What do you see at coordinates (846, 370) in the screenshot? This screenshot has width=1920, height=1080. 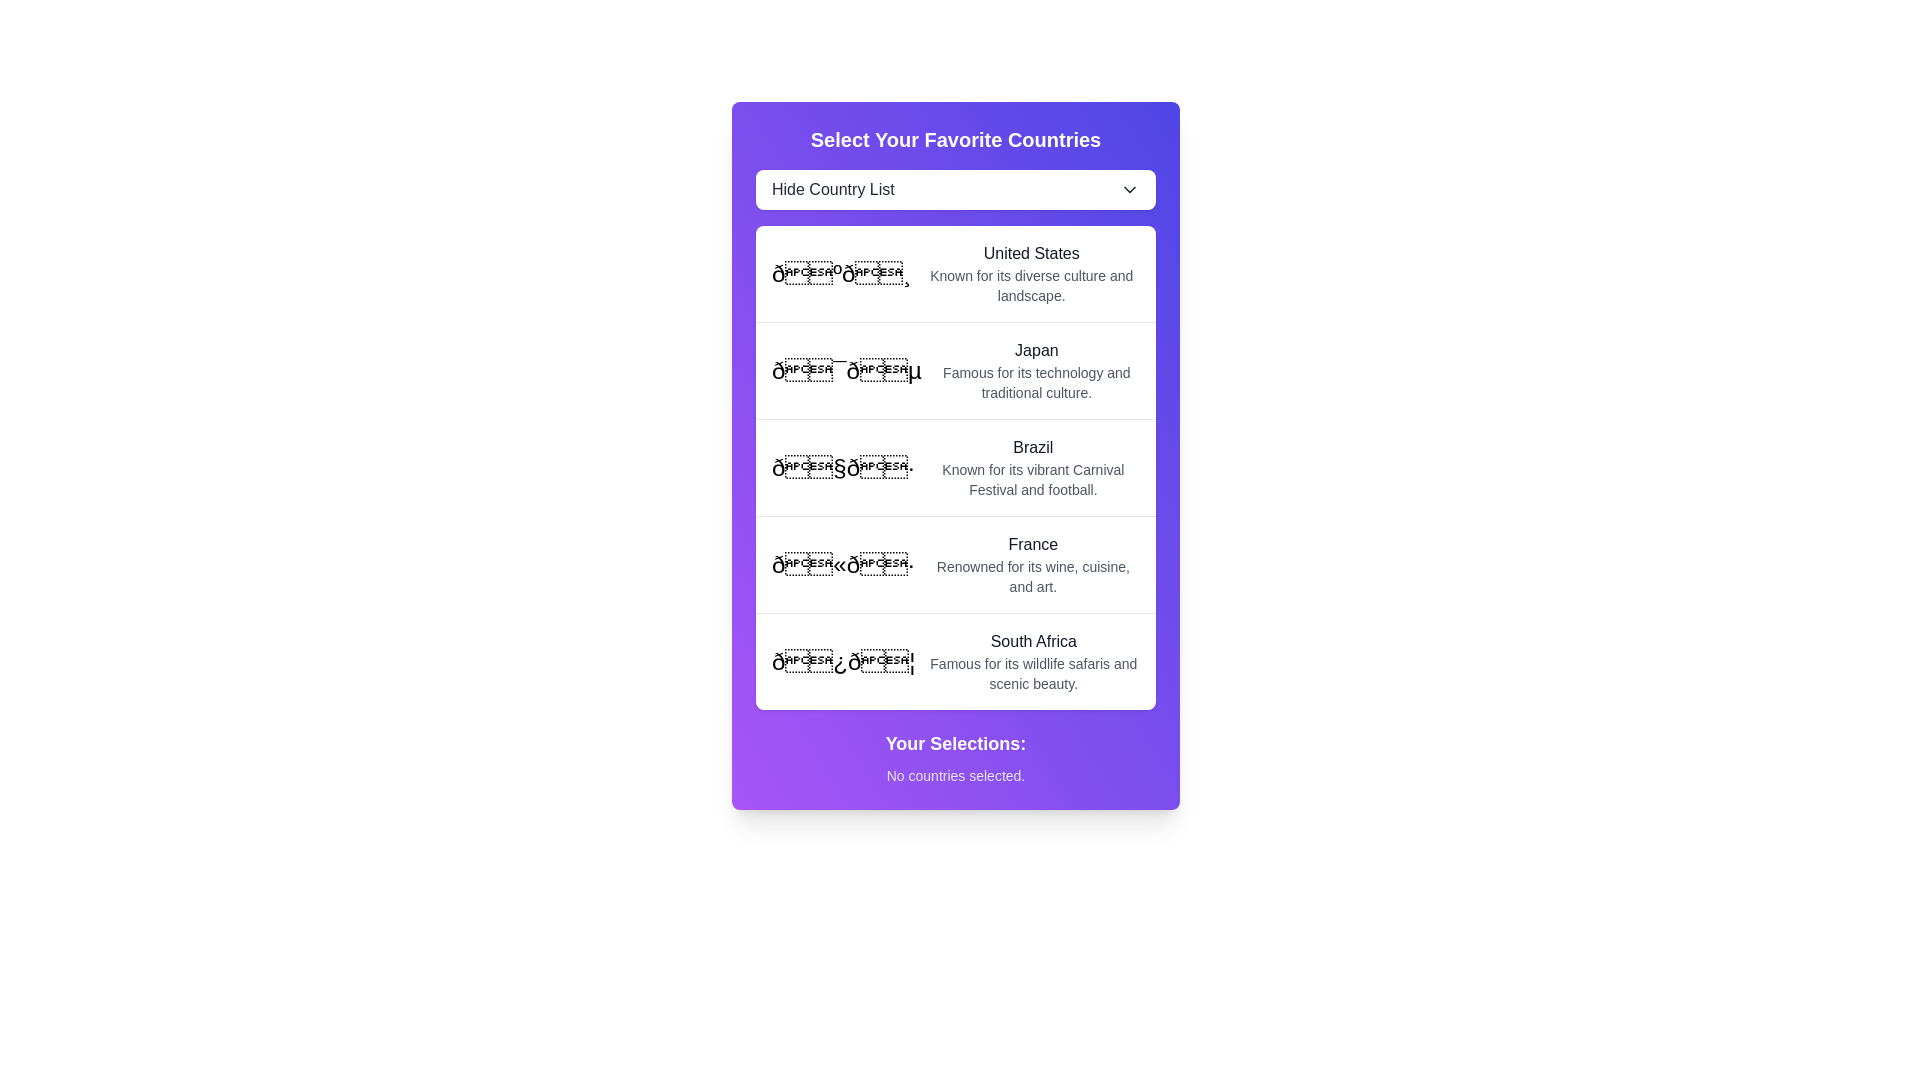 I see `the Japan flag emoji element located on the left side of the Japan item entry` at bounding box center [846, 370].